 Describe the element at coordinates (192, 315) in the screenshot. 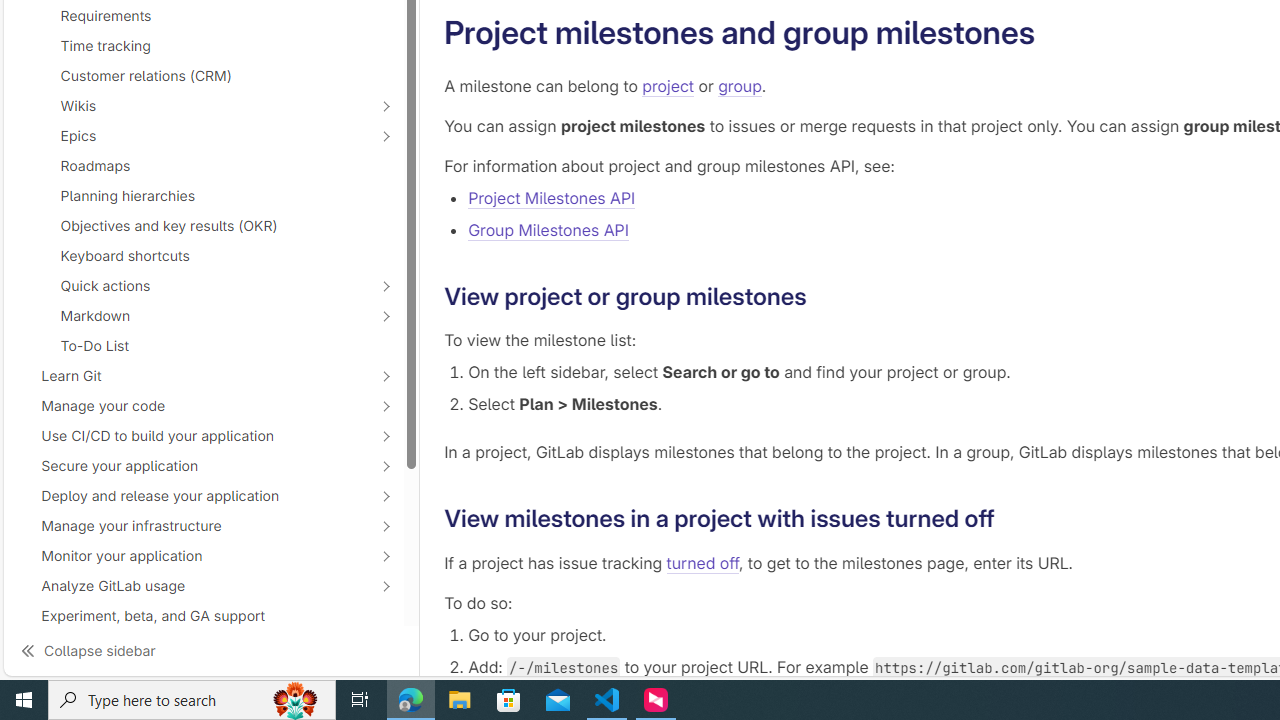

I see `'Markdown'` at that location.